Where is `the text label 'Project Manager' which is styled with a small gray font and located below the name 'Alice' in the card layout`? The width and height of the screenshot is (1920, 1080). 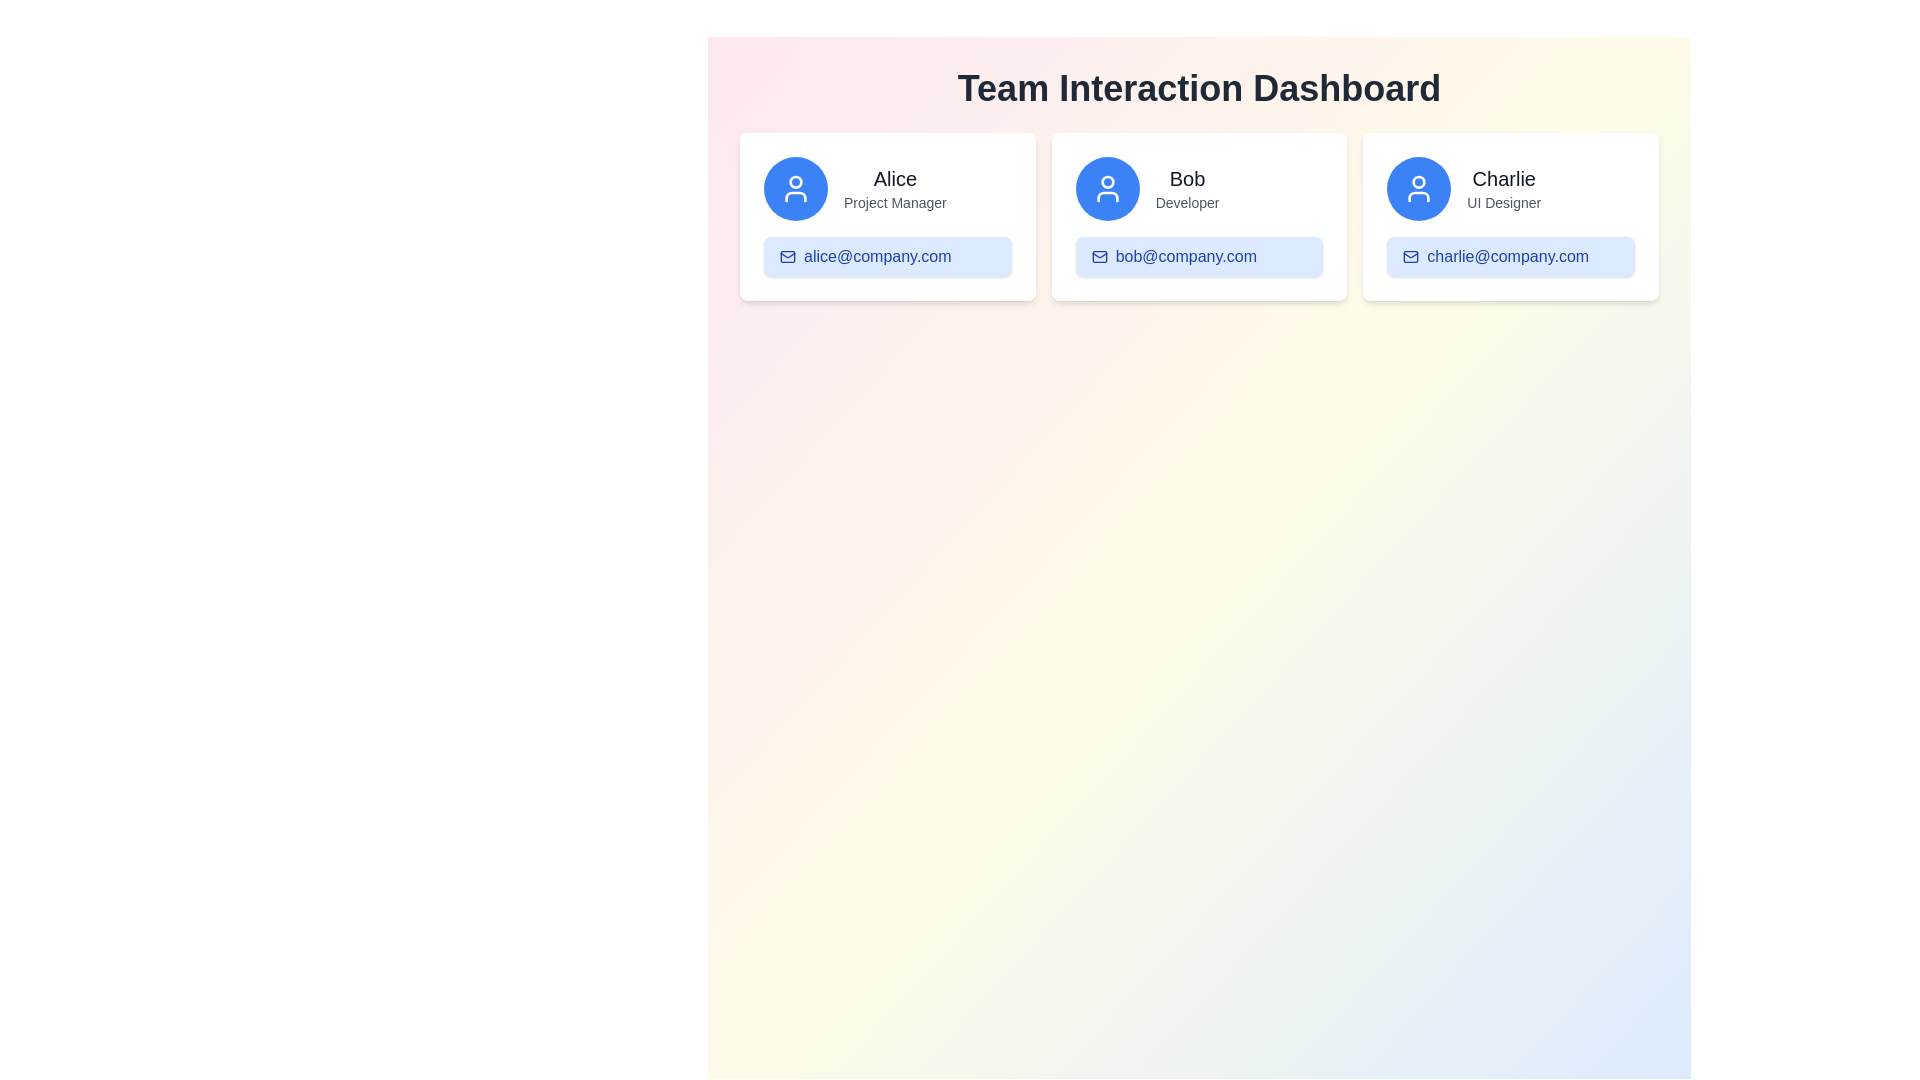
the text label 'Project Manager' which is styled with a small gray font and located below the name 'Alice' in the card layout is located at coordinates (894, 203).